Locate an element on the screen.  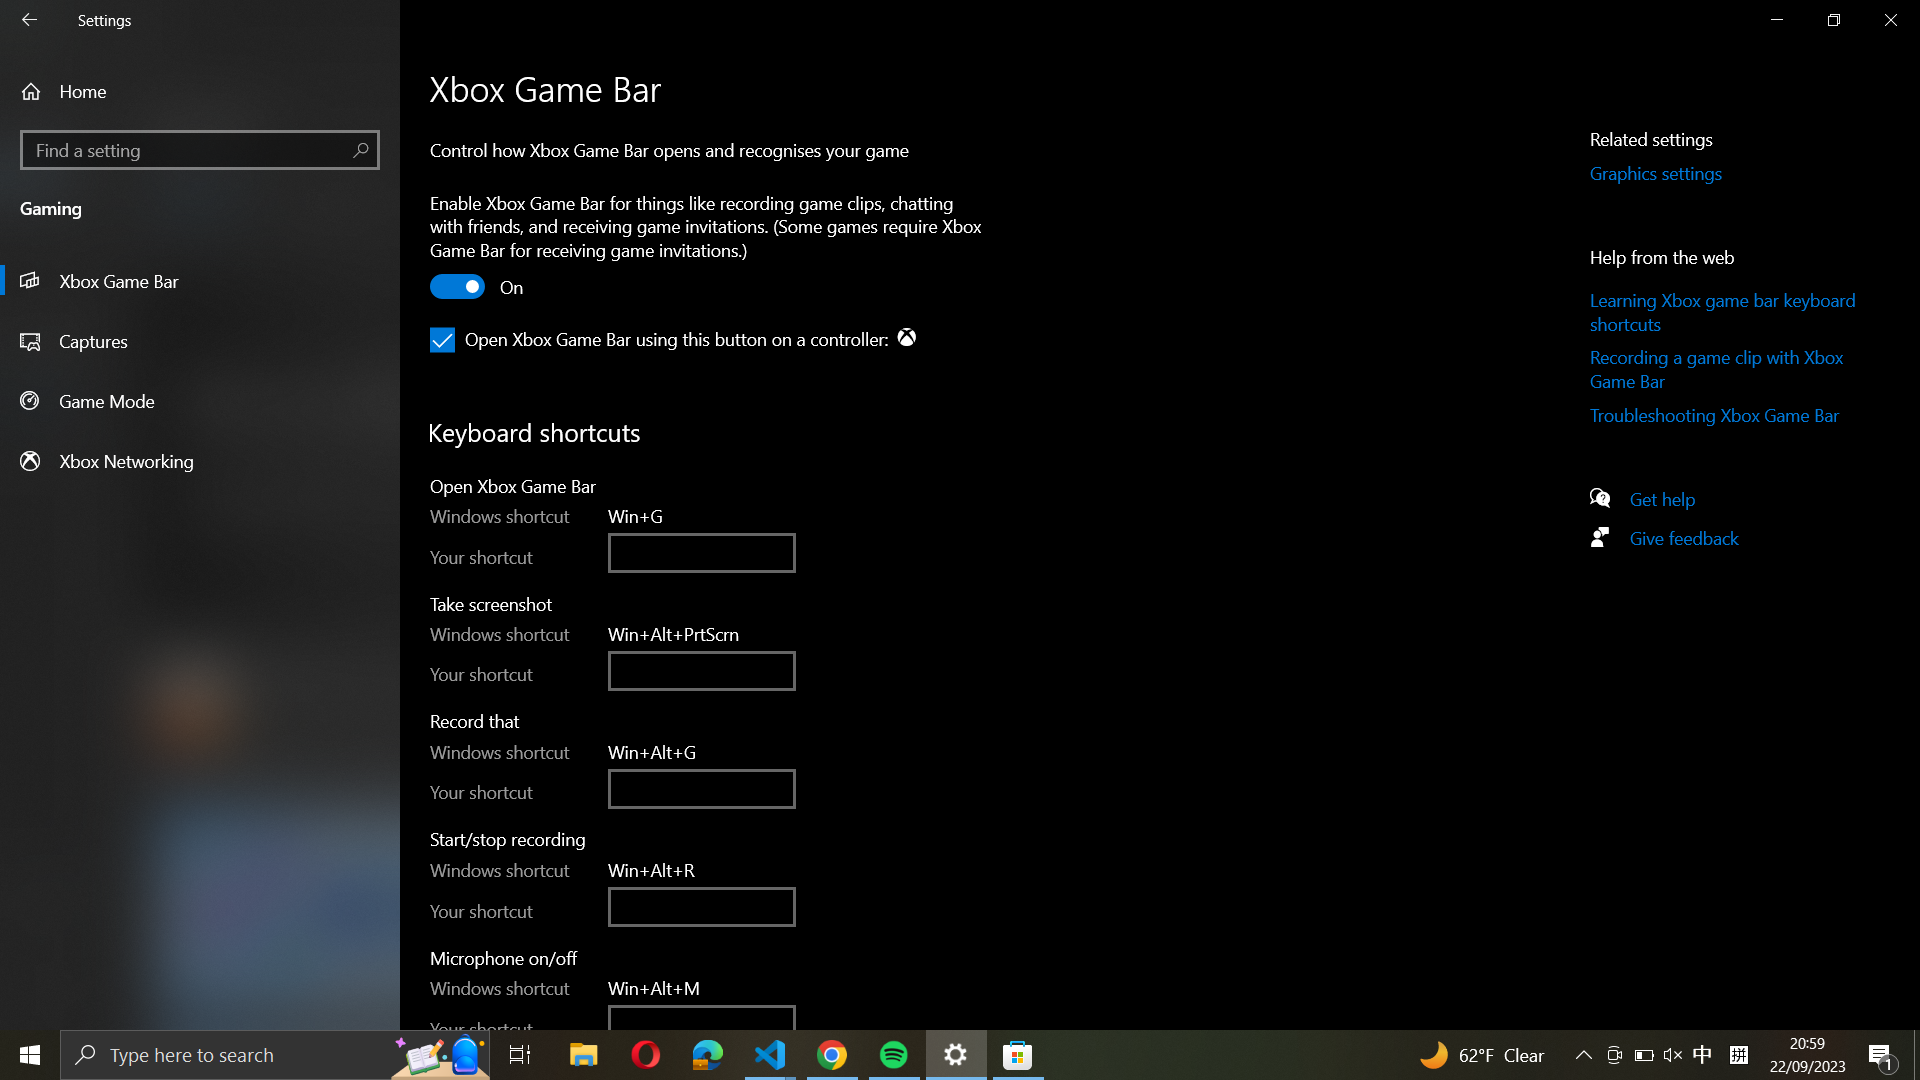
and select the Xbox Networking option from the left panel is located at coordinates (200, 460).